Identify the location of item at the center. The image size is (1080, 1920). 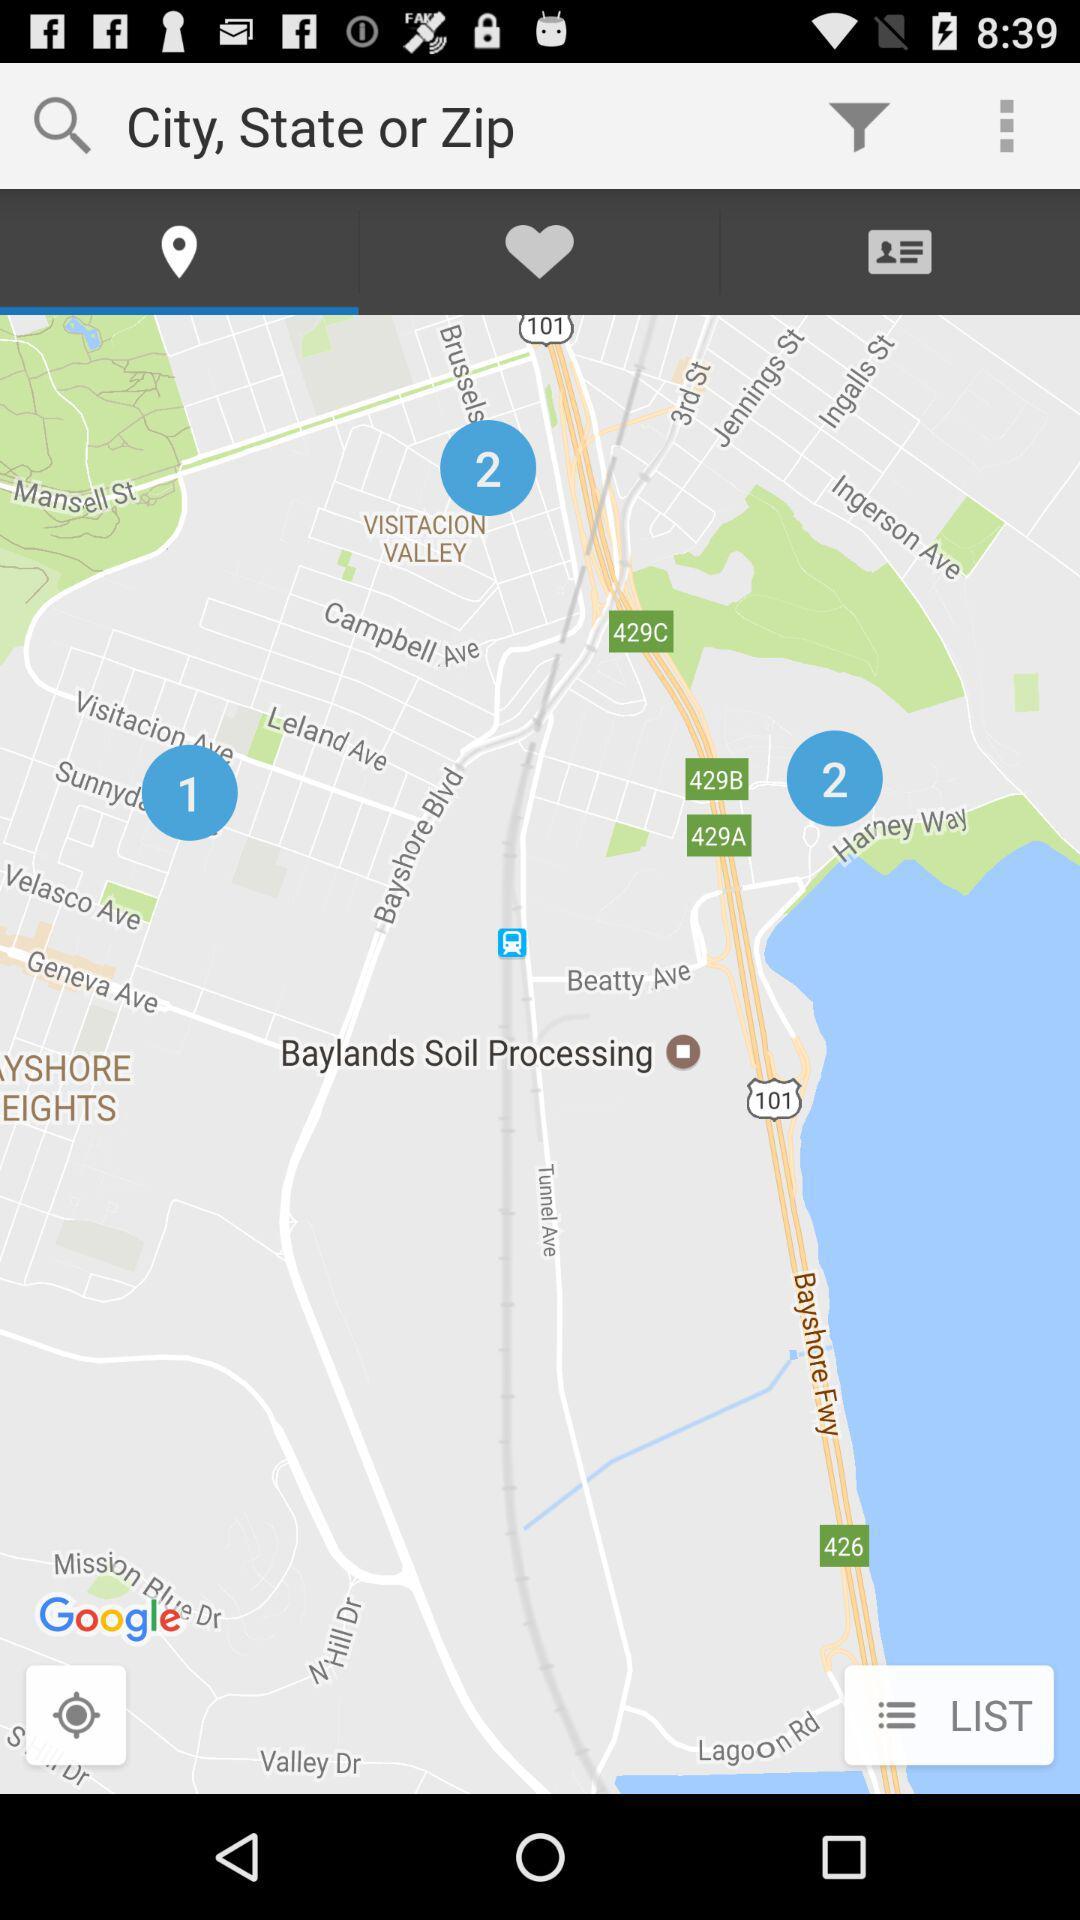
(540, 1053).